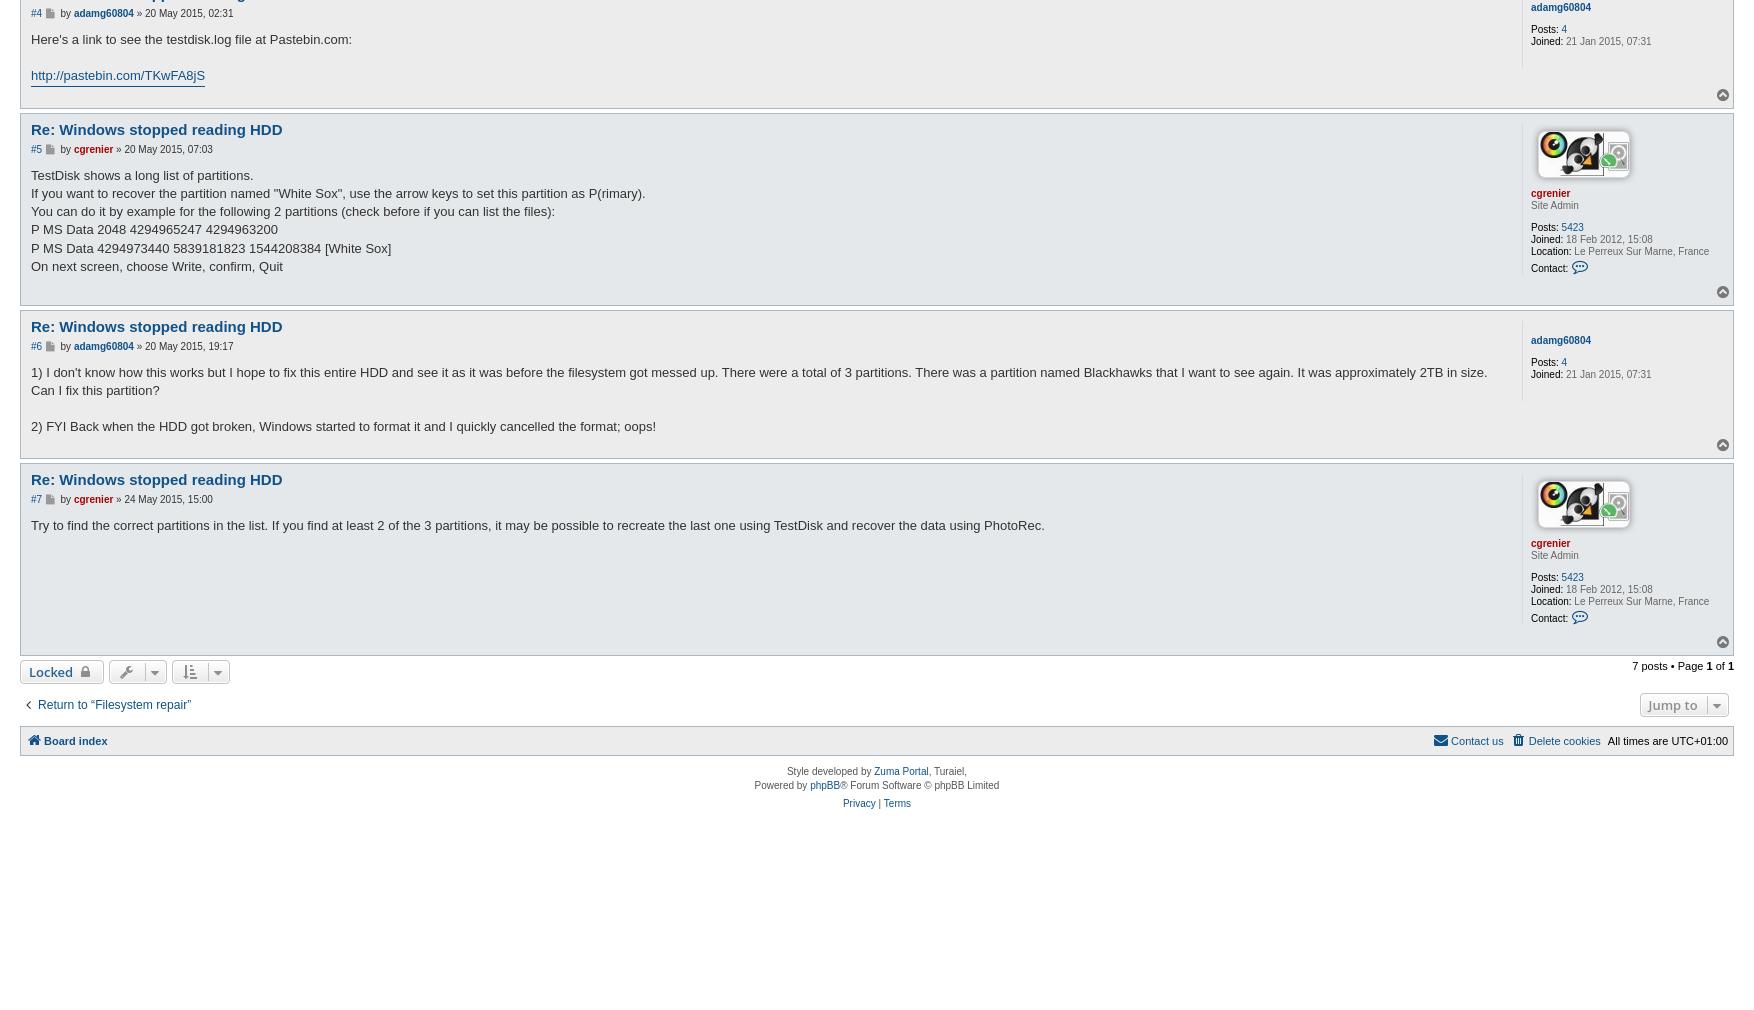 The height and width of the screenshot is (1010, 1754). I want to click on '#7', so click(36, 498).